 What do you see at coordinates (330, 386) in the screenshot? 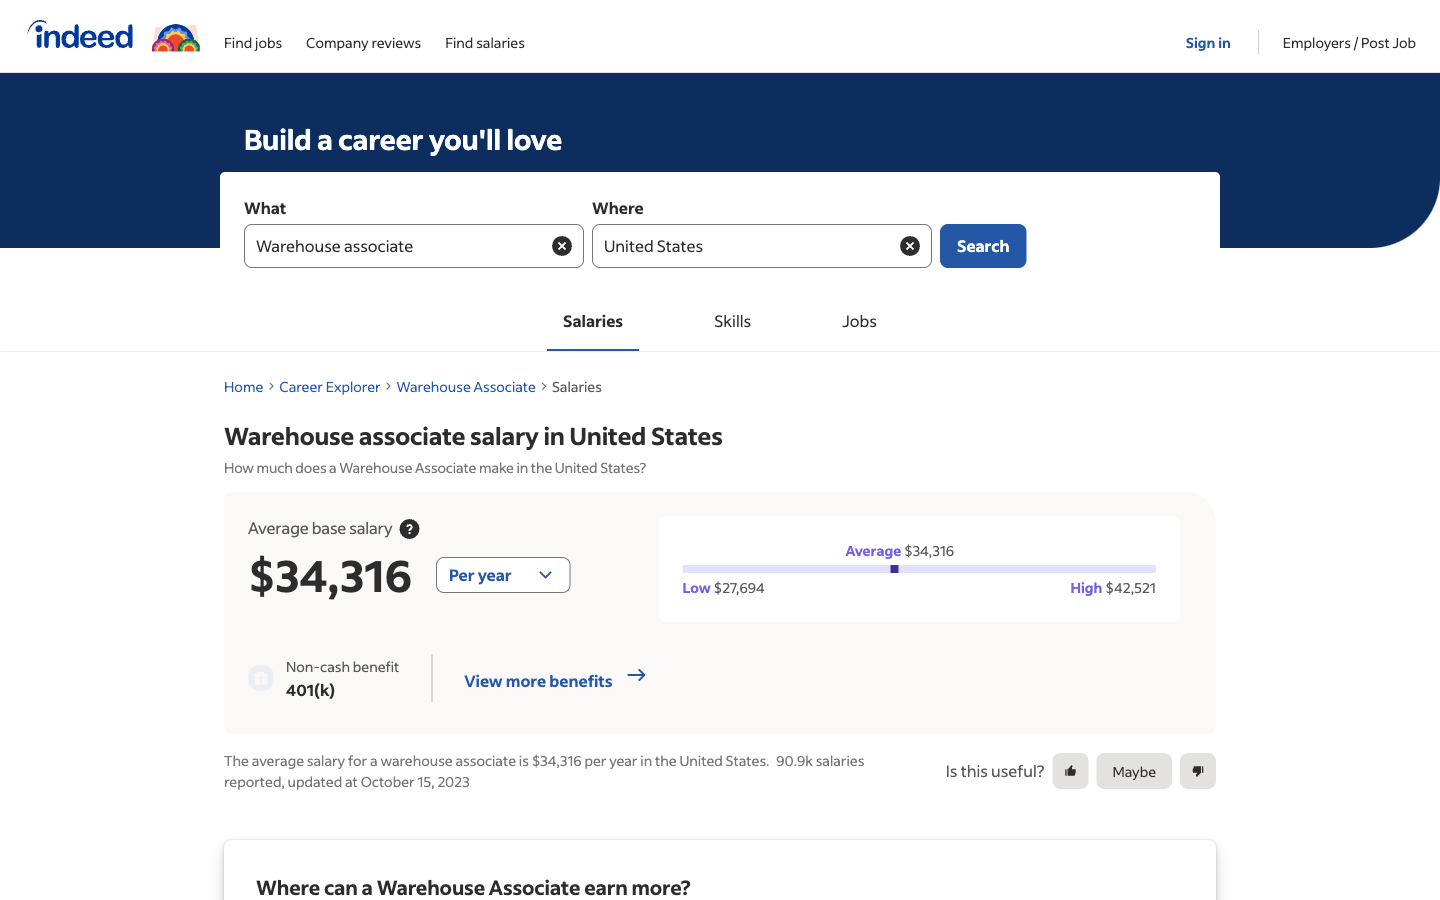
I see `the career explorer page` at bounding box center [330, 386].